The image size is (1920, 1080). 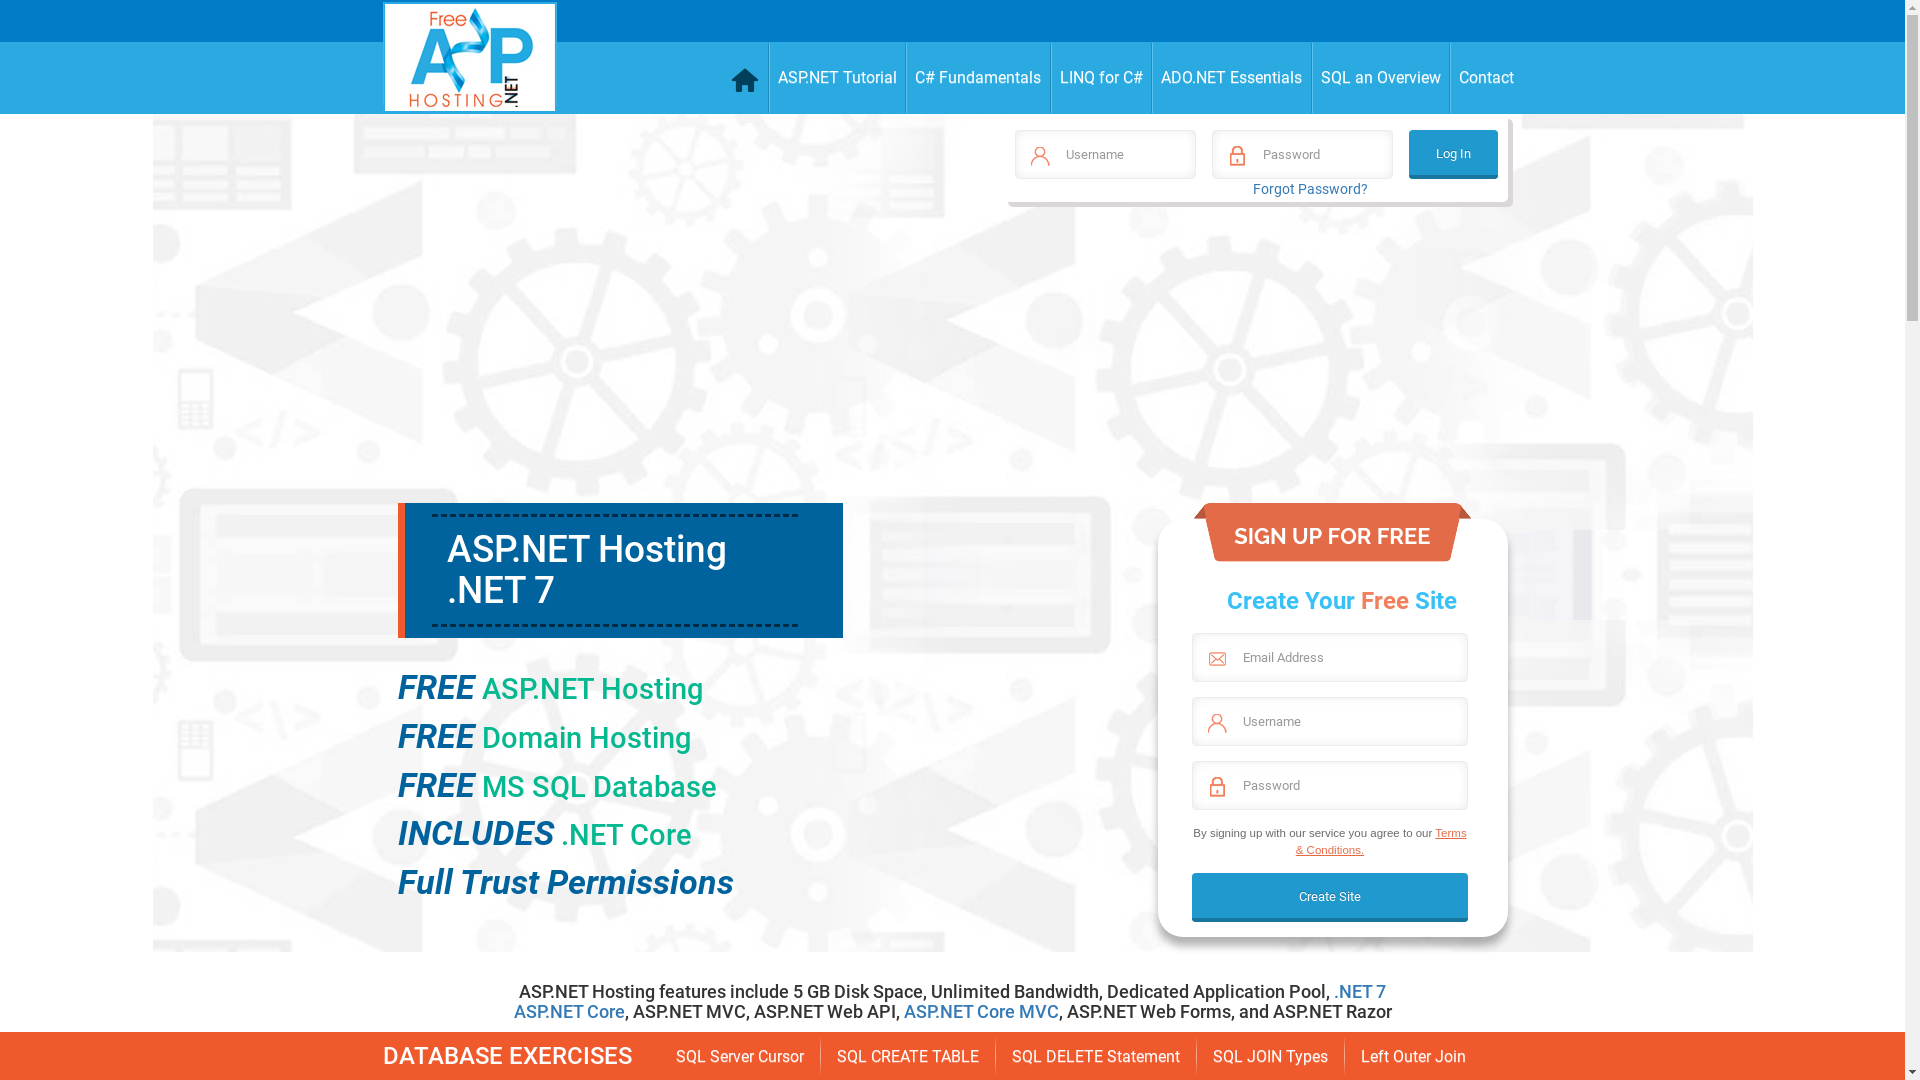 What do you see at coordinates (981, 1011) in the screenshot?
I see `'ASP.NET Core MVC'` at bounding box center [981, 1011].